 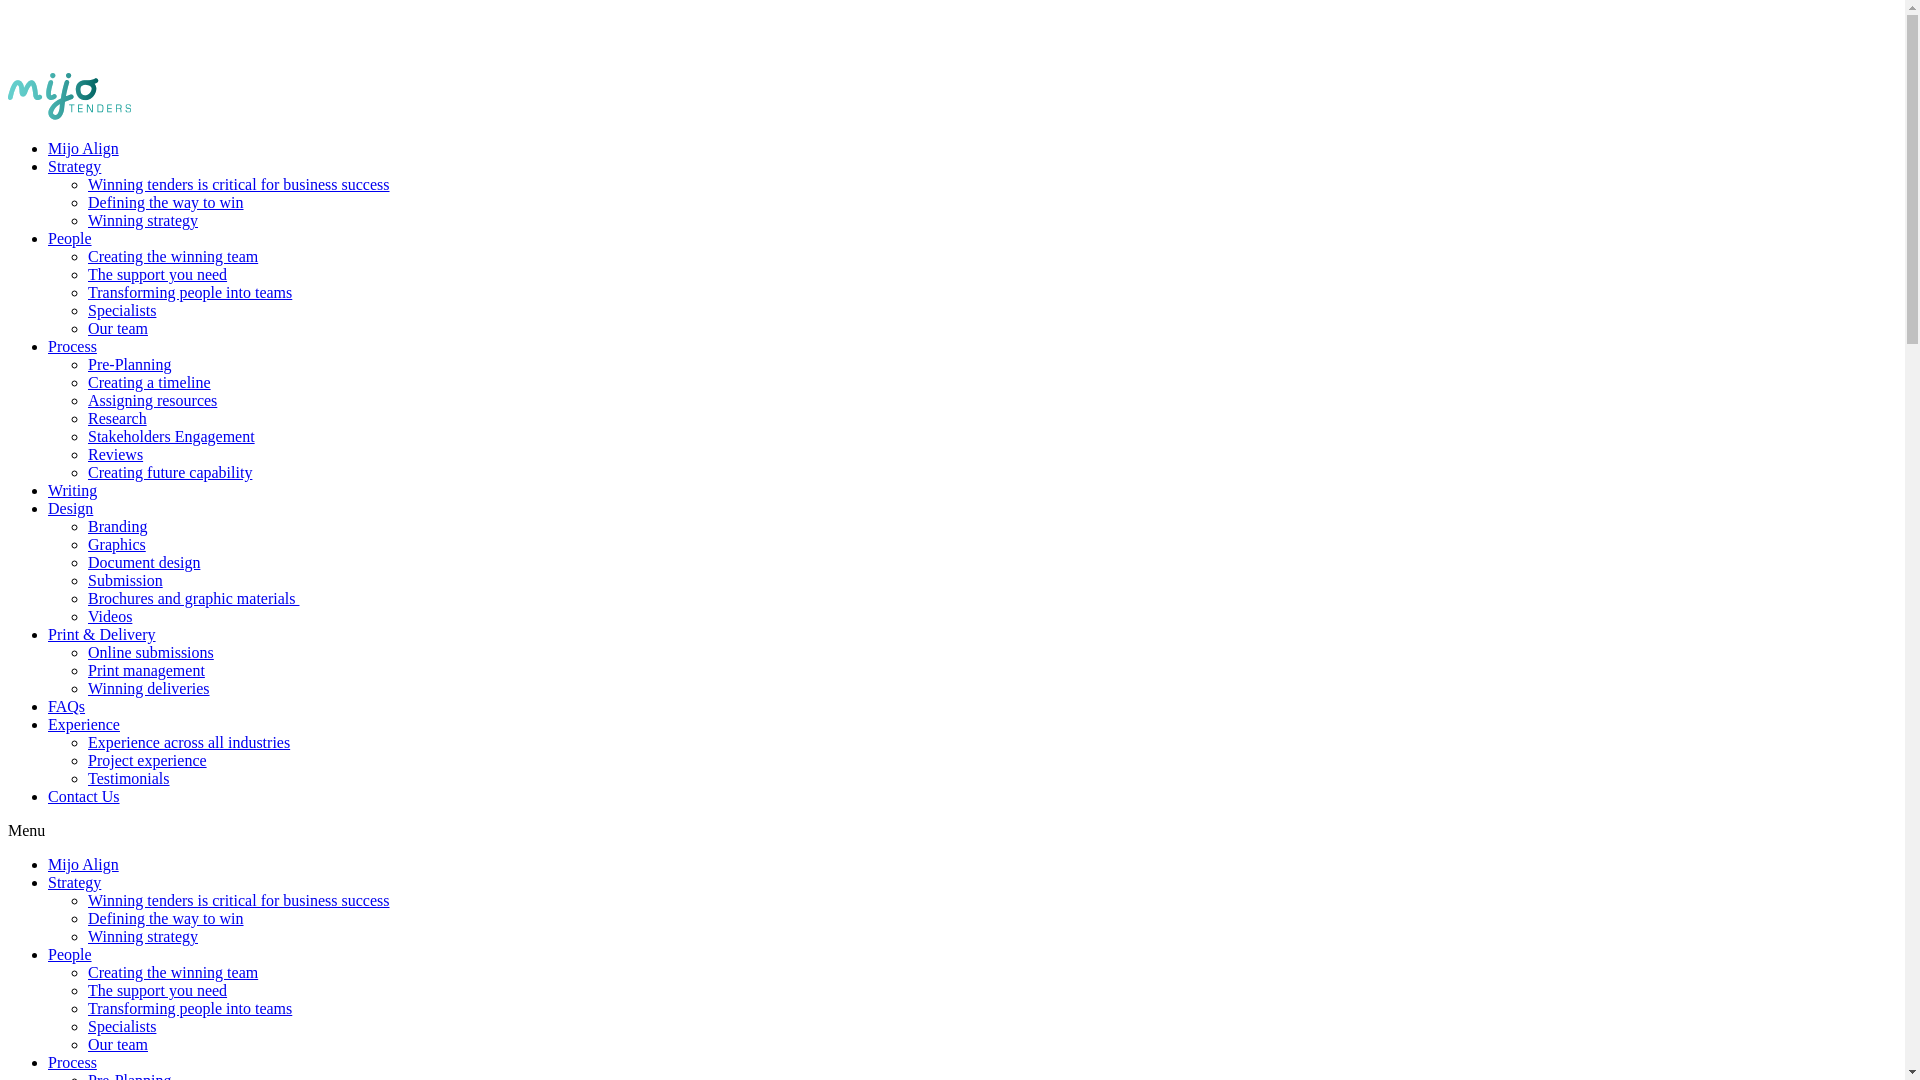 What do you see at coordinates (128, 364) in the screenshot?
I see `'Pre-Planning'` at bounding box center [128, 364].